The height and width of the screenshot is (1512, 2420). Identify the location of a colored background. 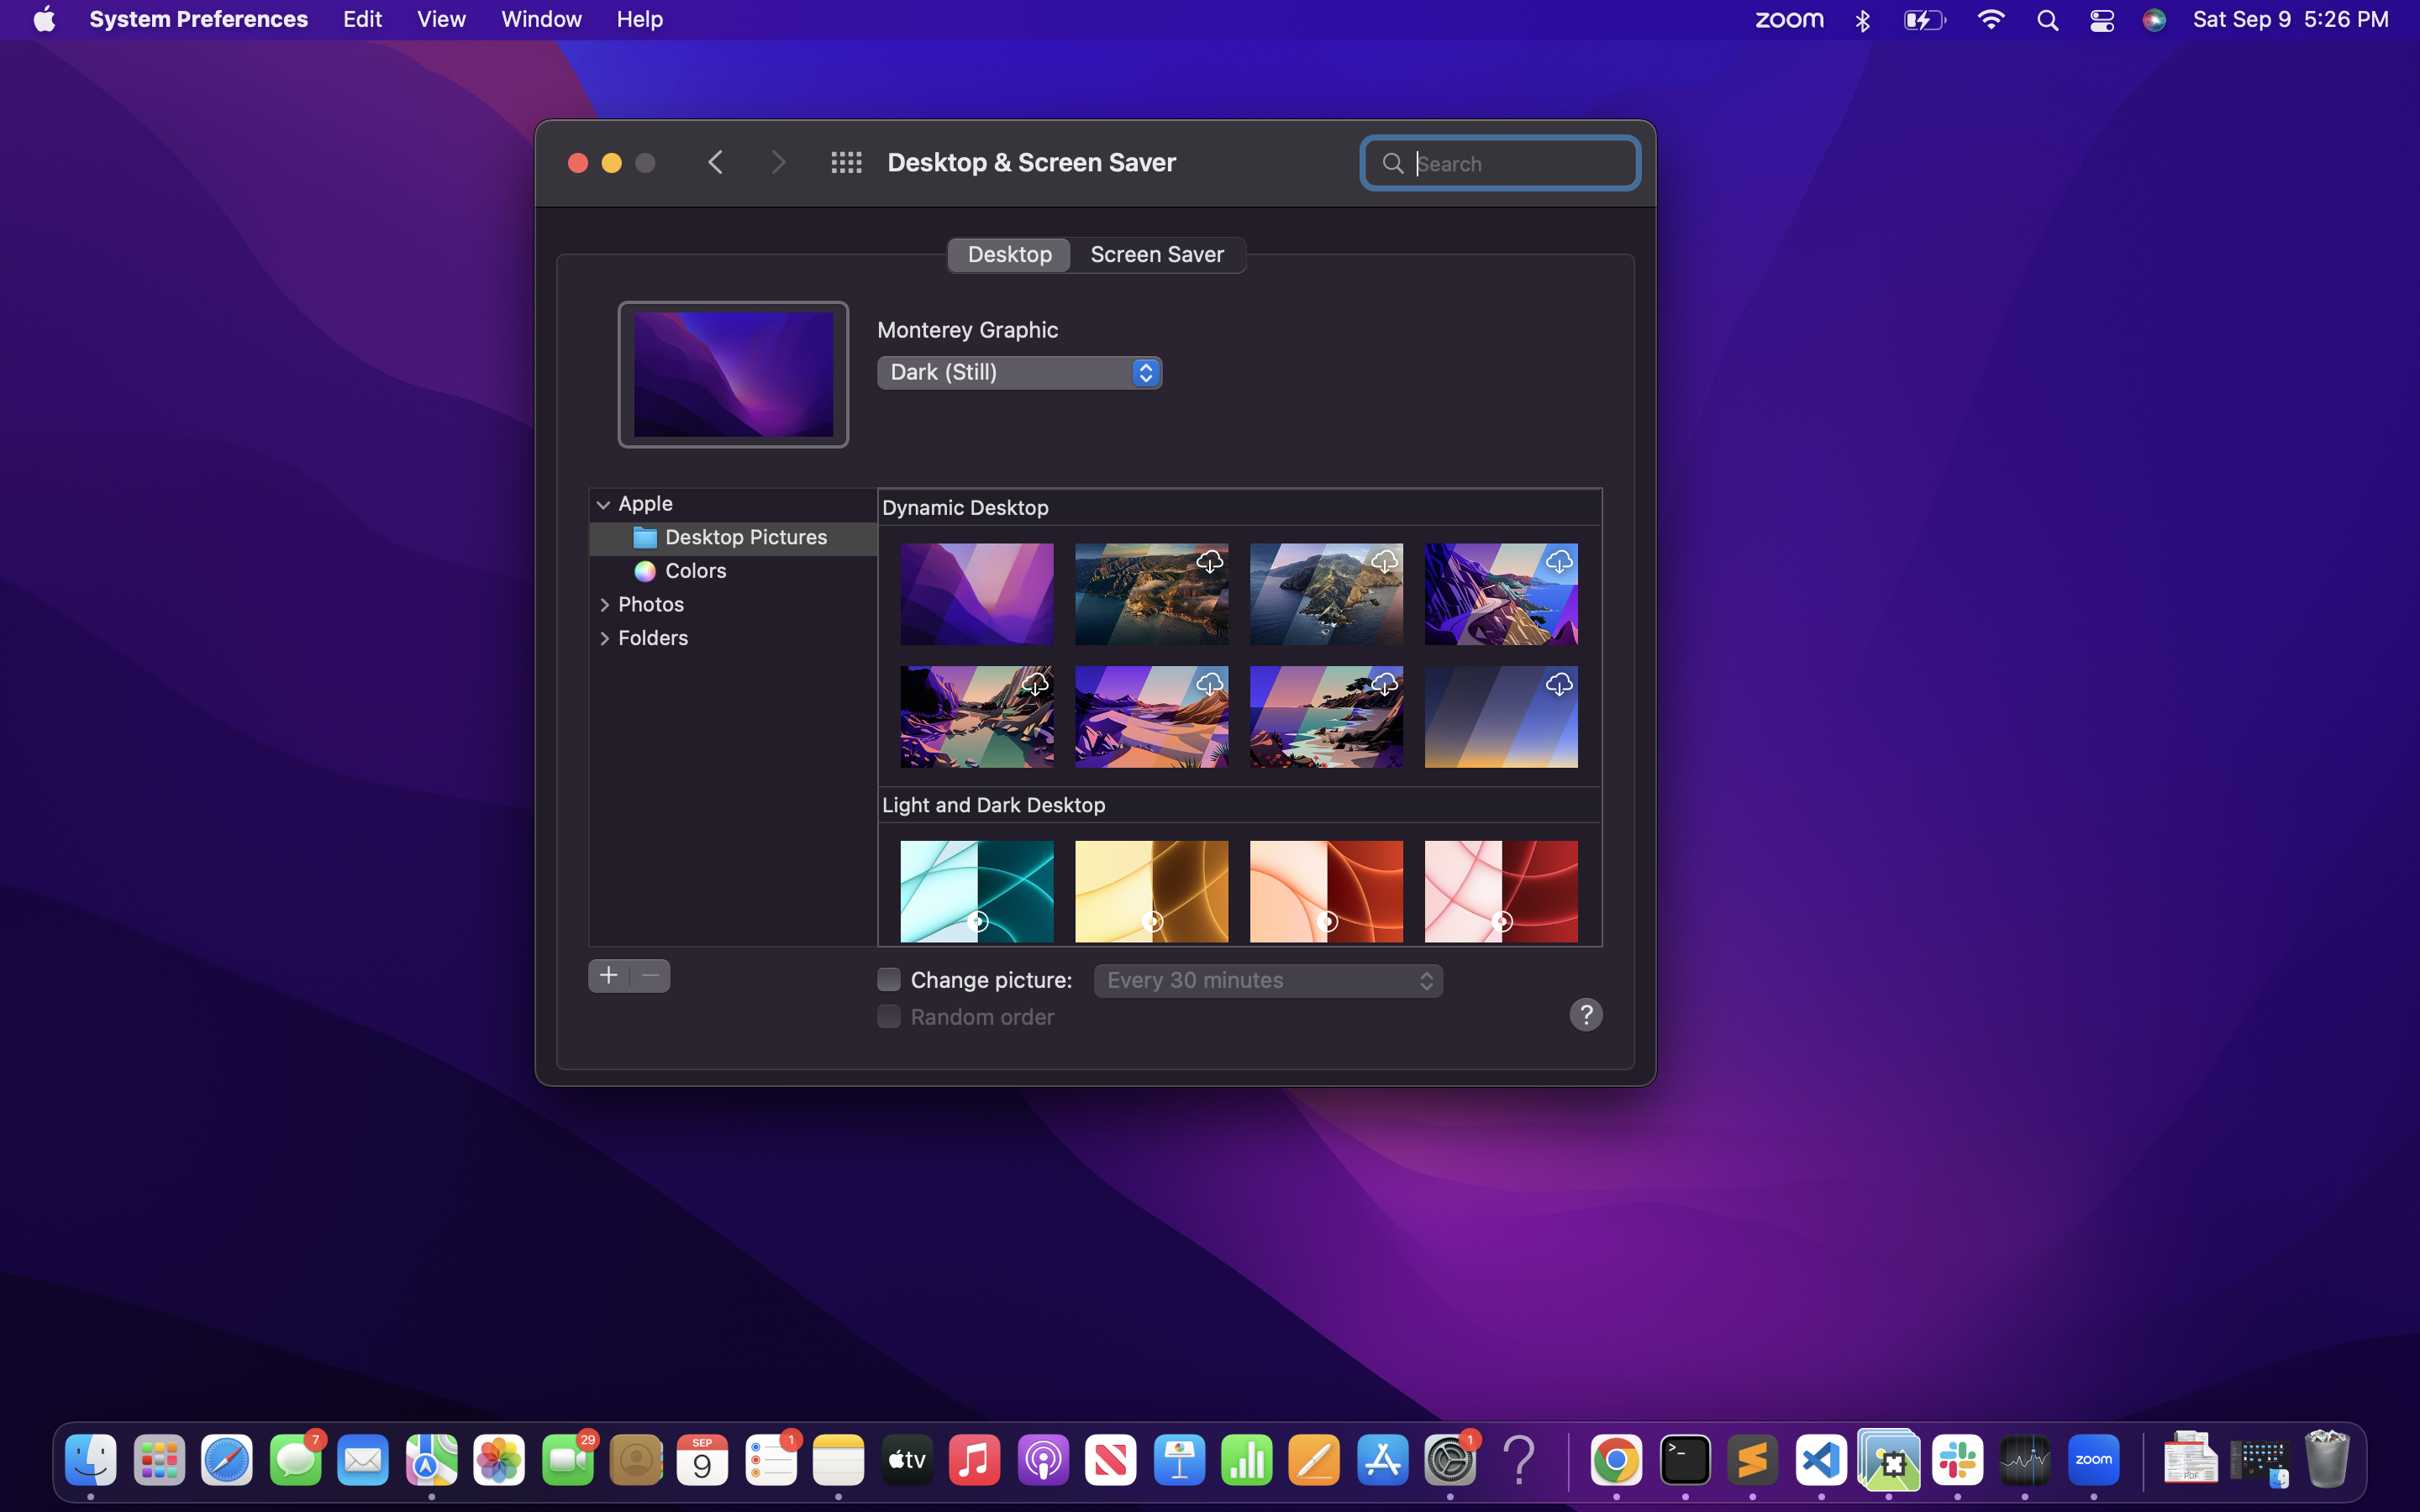
(737, 571).